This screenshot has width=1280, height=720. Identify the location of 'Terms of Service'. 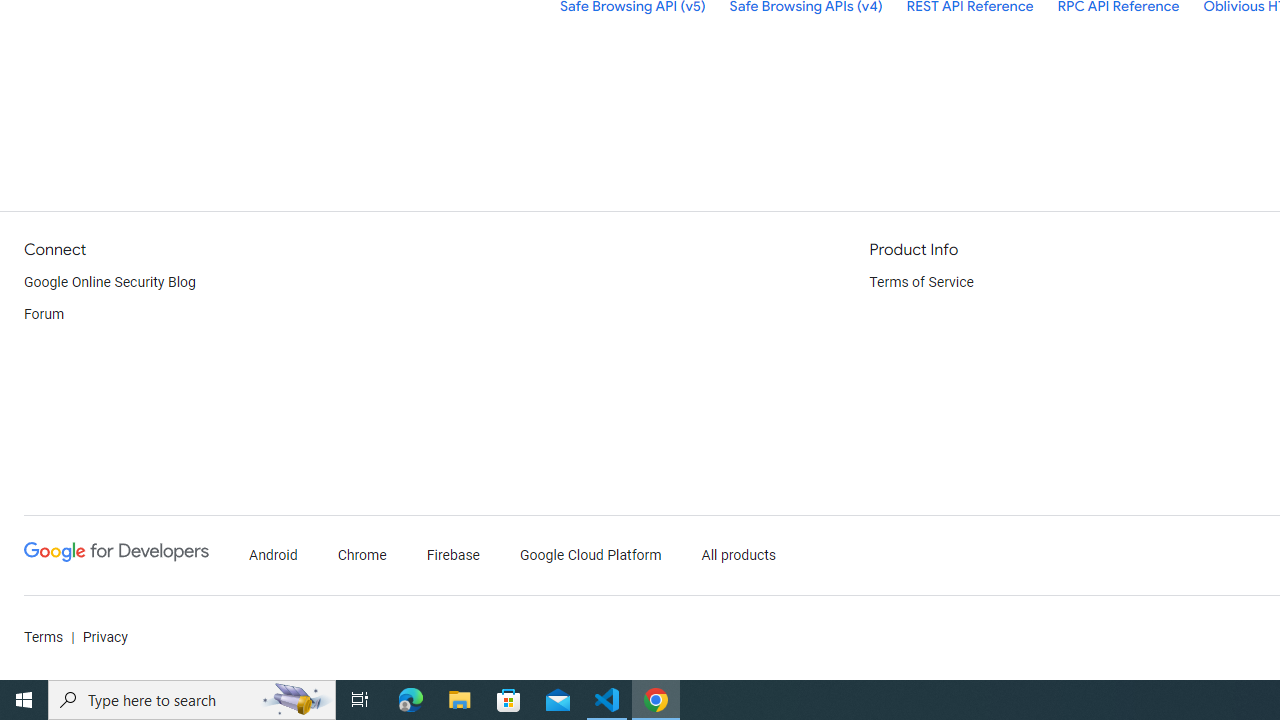
(920, 282).